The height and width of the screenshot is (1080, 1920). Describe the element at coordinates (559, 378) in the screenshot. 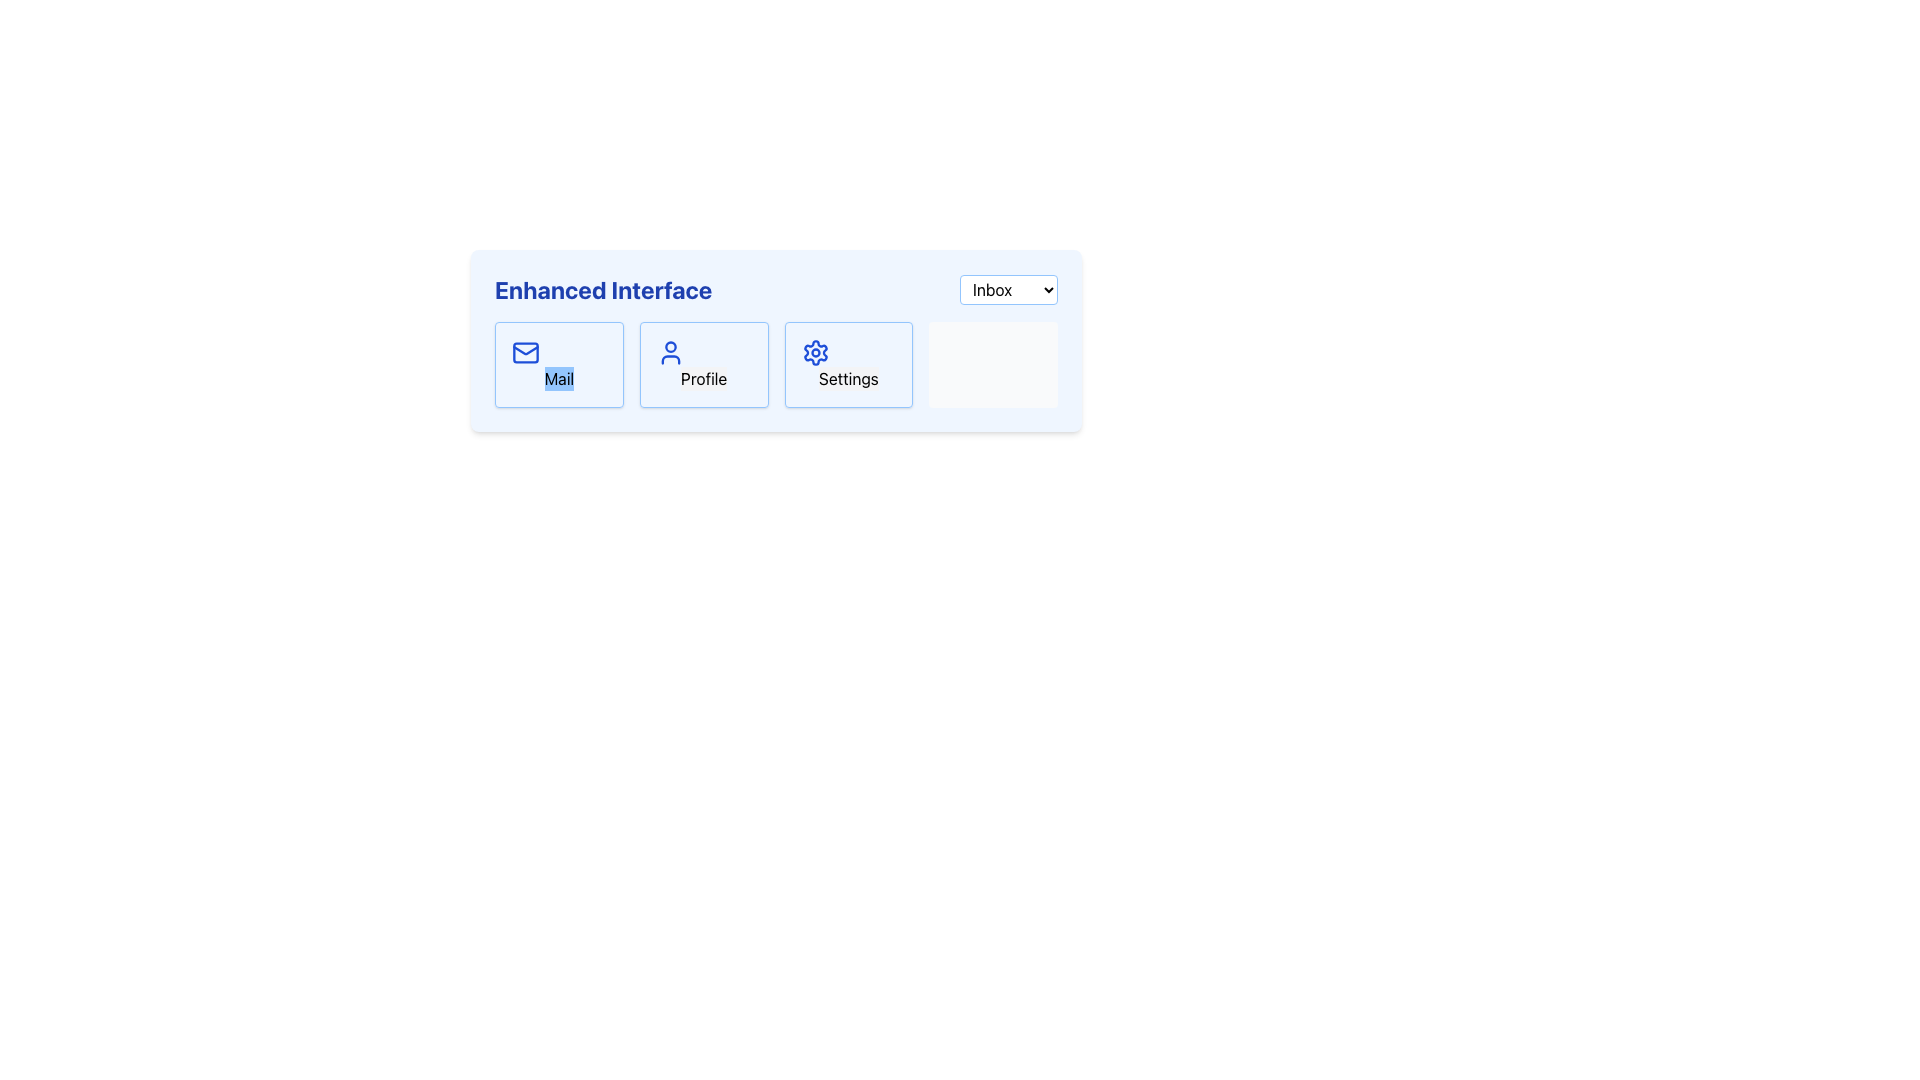

I see `the 'Mail' button located` at that location.